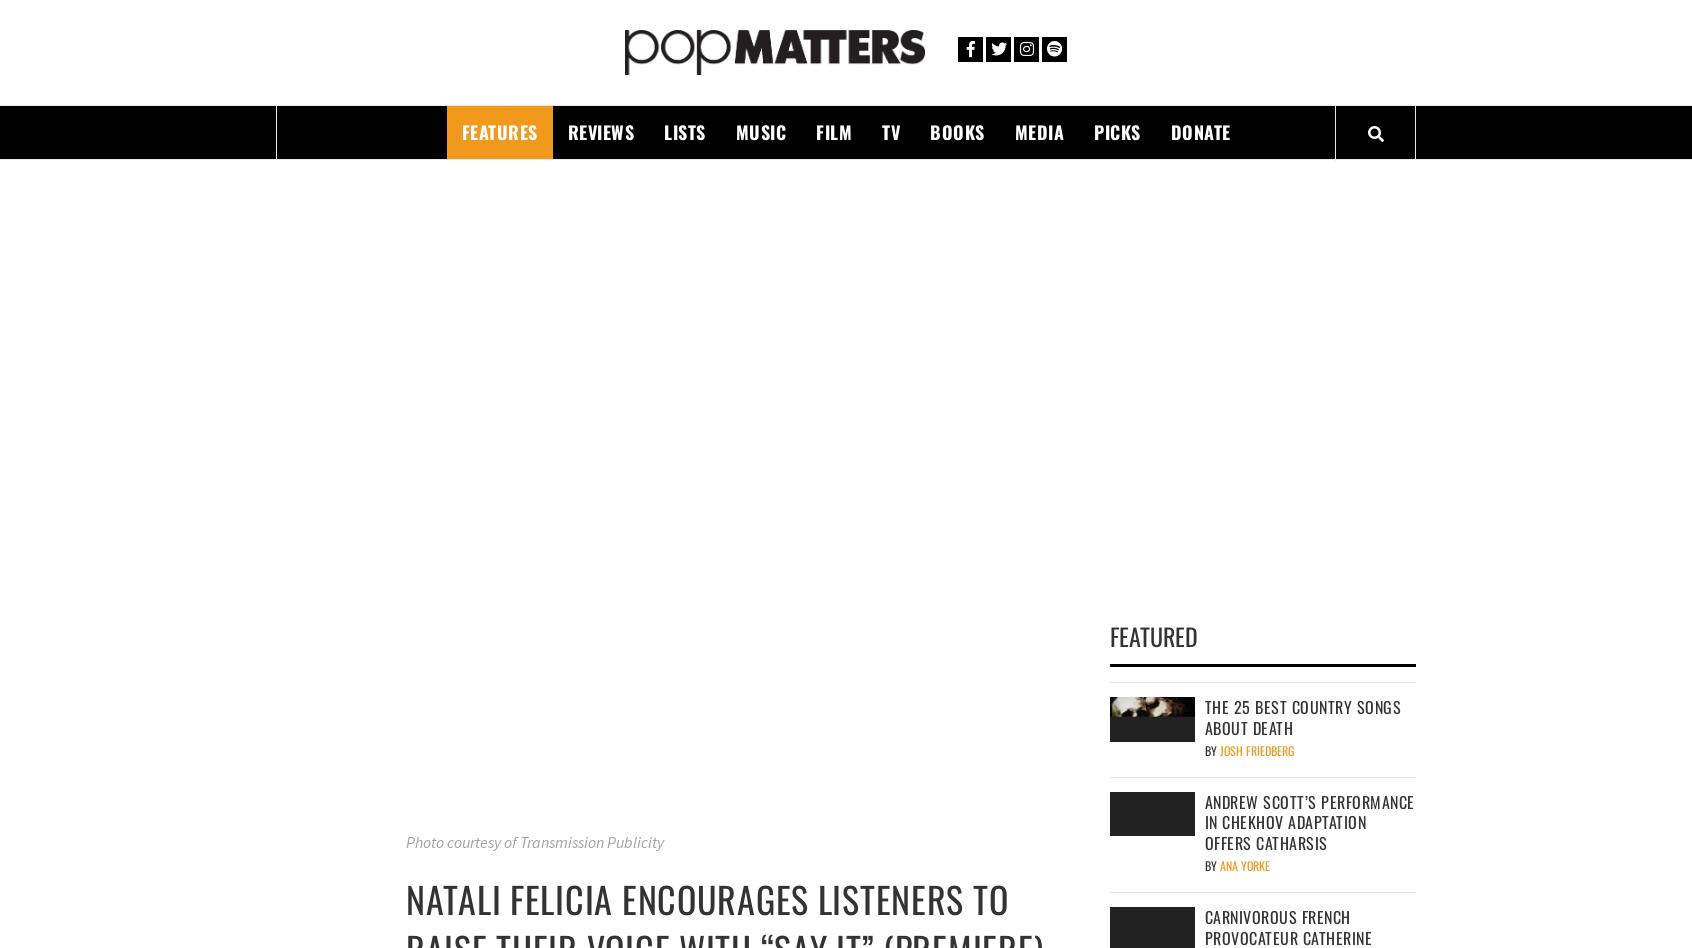 The width and height of the screenshot is (1692, 948). Describe the element at coordinates (1117, 130) in the screenshot. I see `'Picks'` at that location.